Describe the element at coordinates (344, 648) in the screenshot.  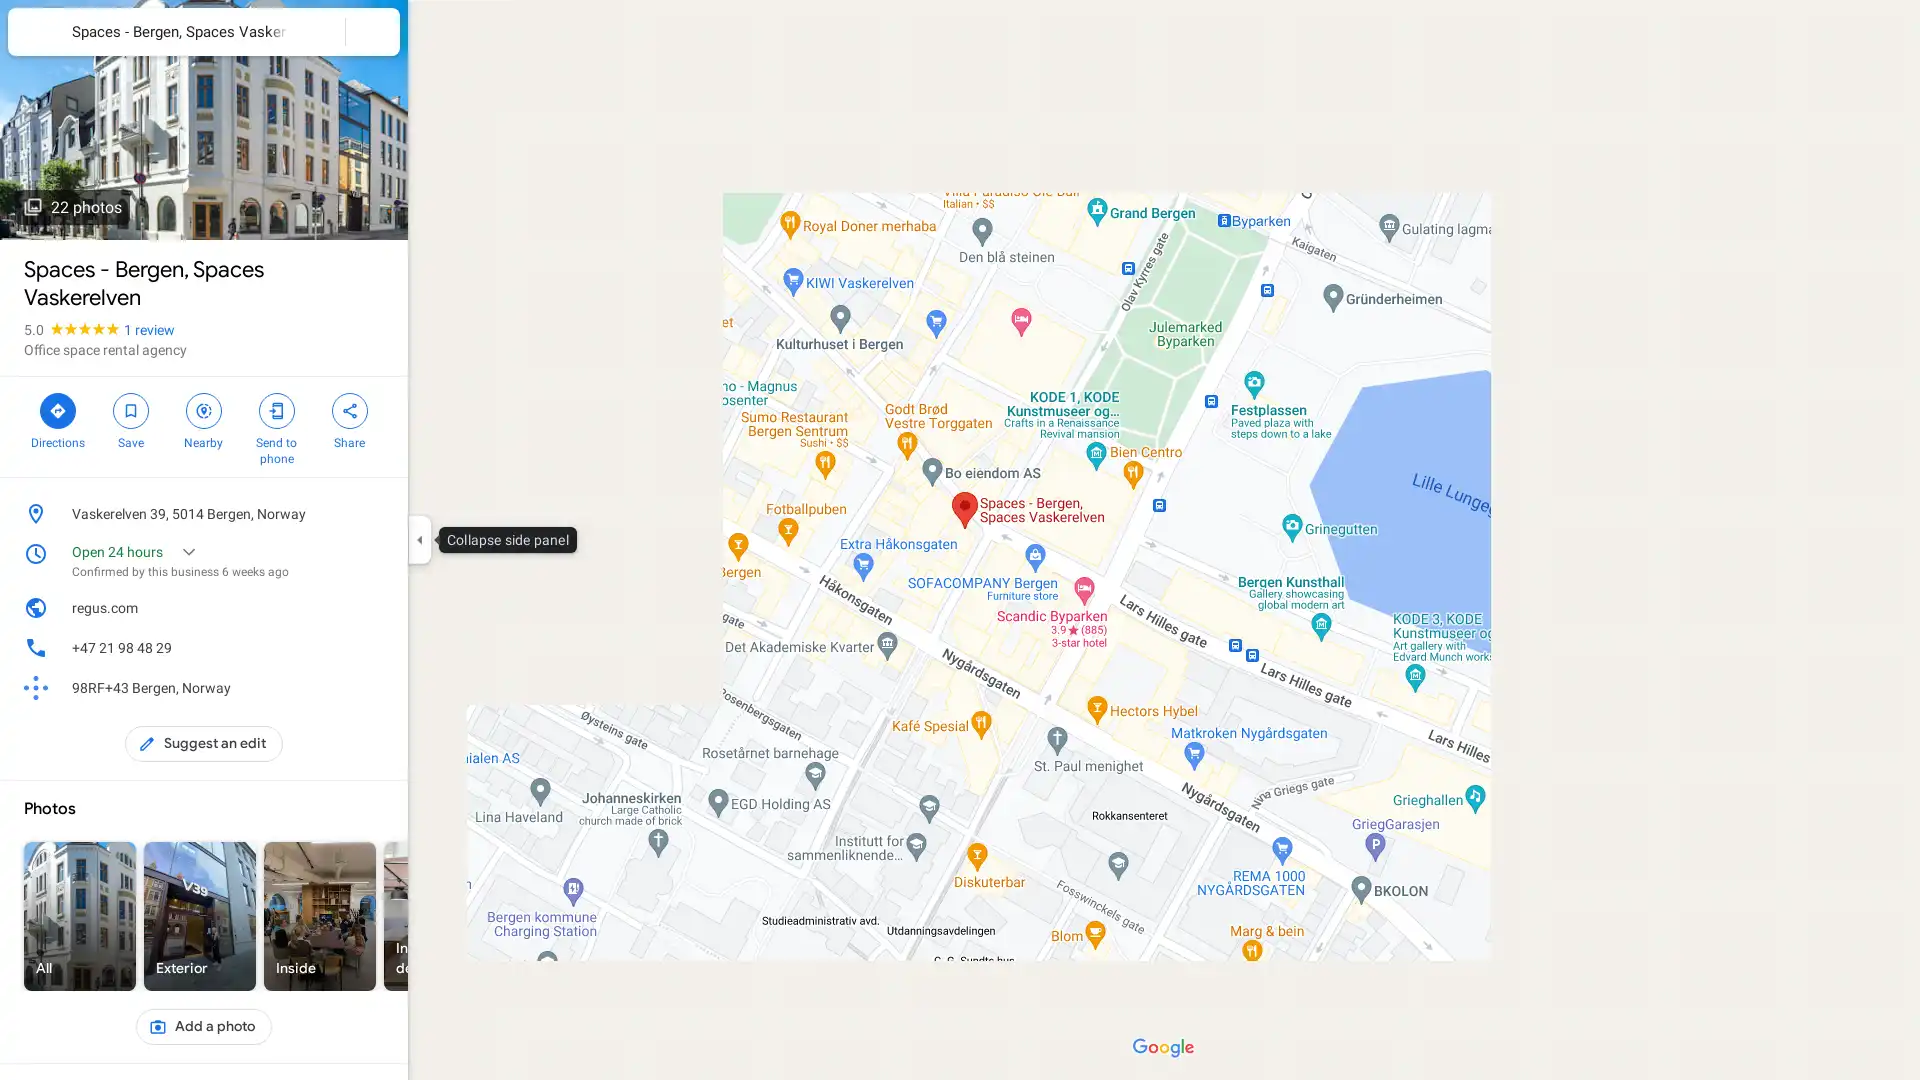
I see `Copy phone number` at that location.